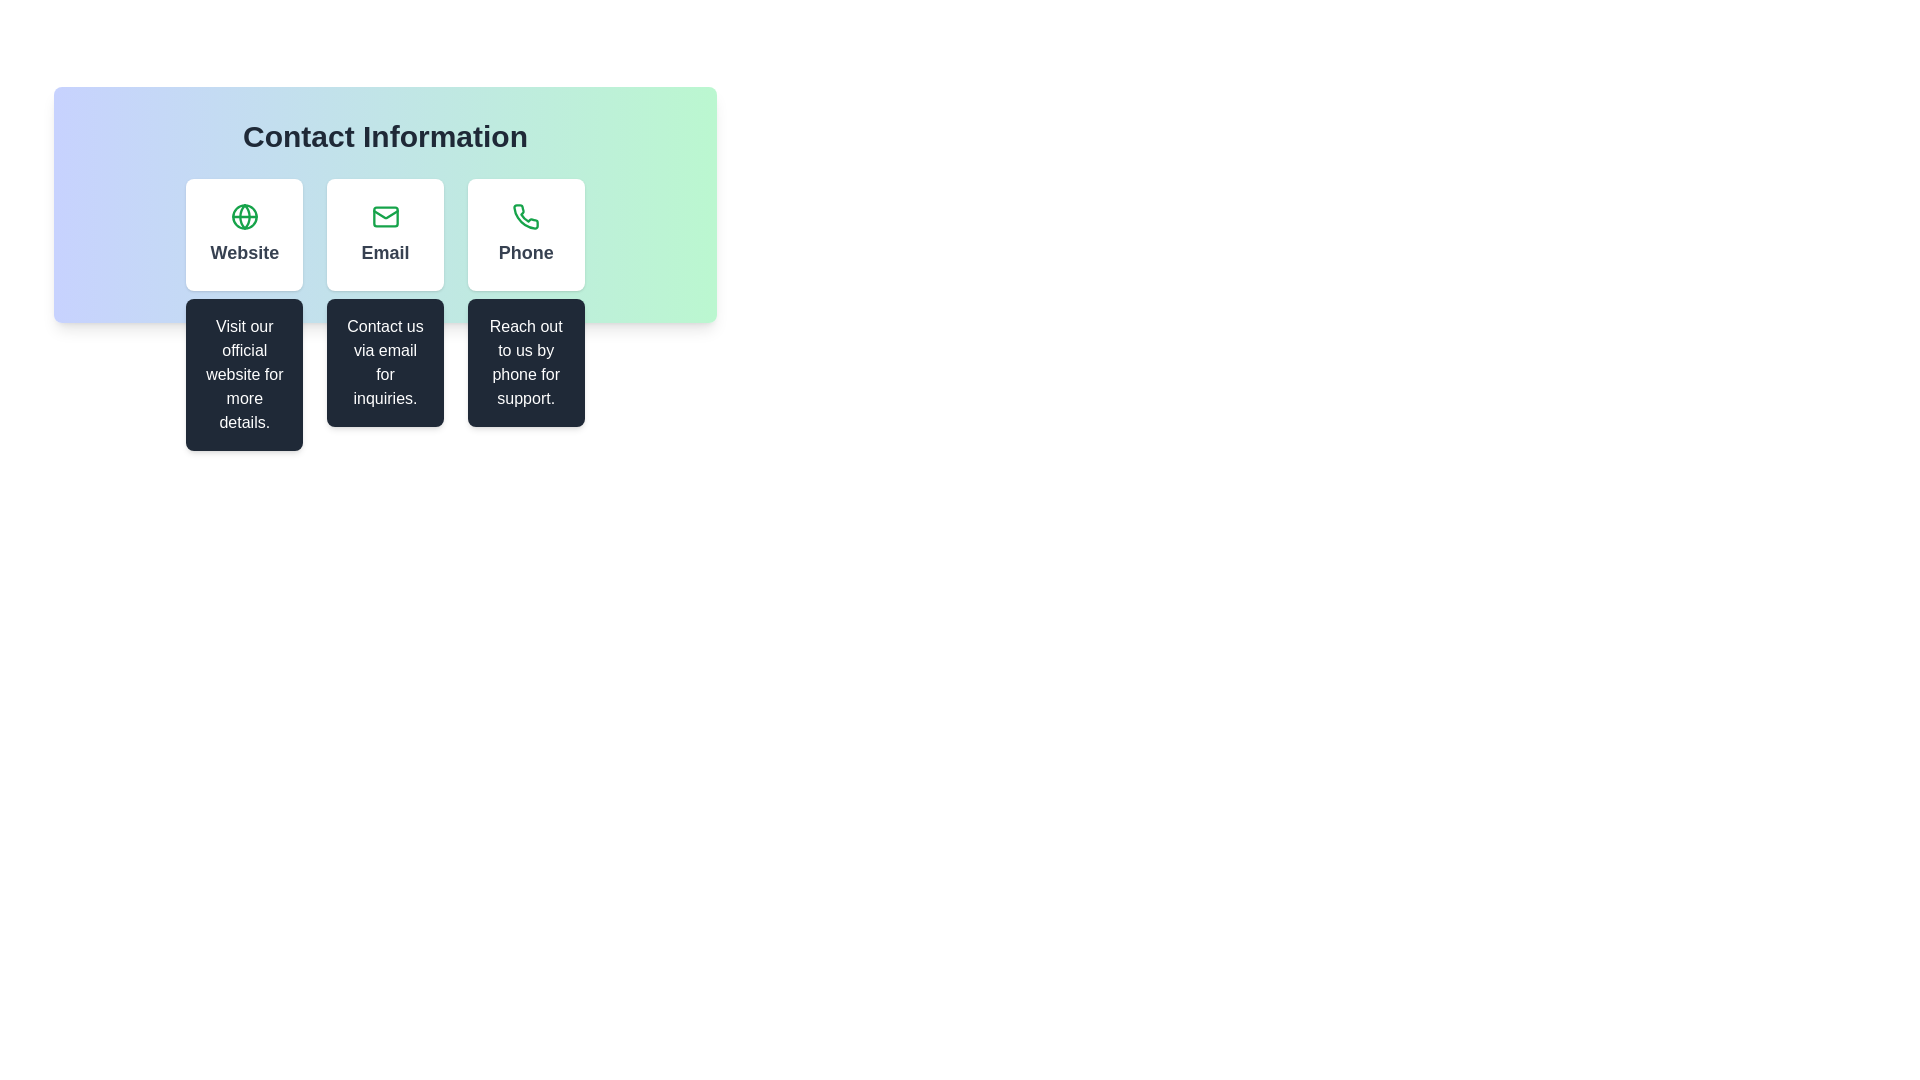  What do you see at coordinates (243, 216) in the screenshot?
I see `the green circular shape centered within the globe icon in the Contact Information interface, located at the top of the Website section` at bounding box center [243, 216].